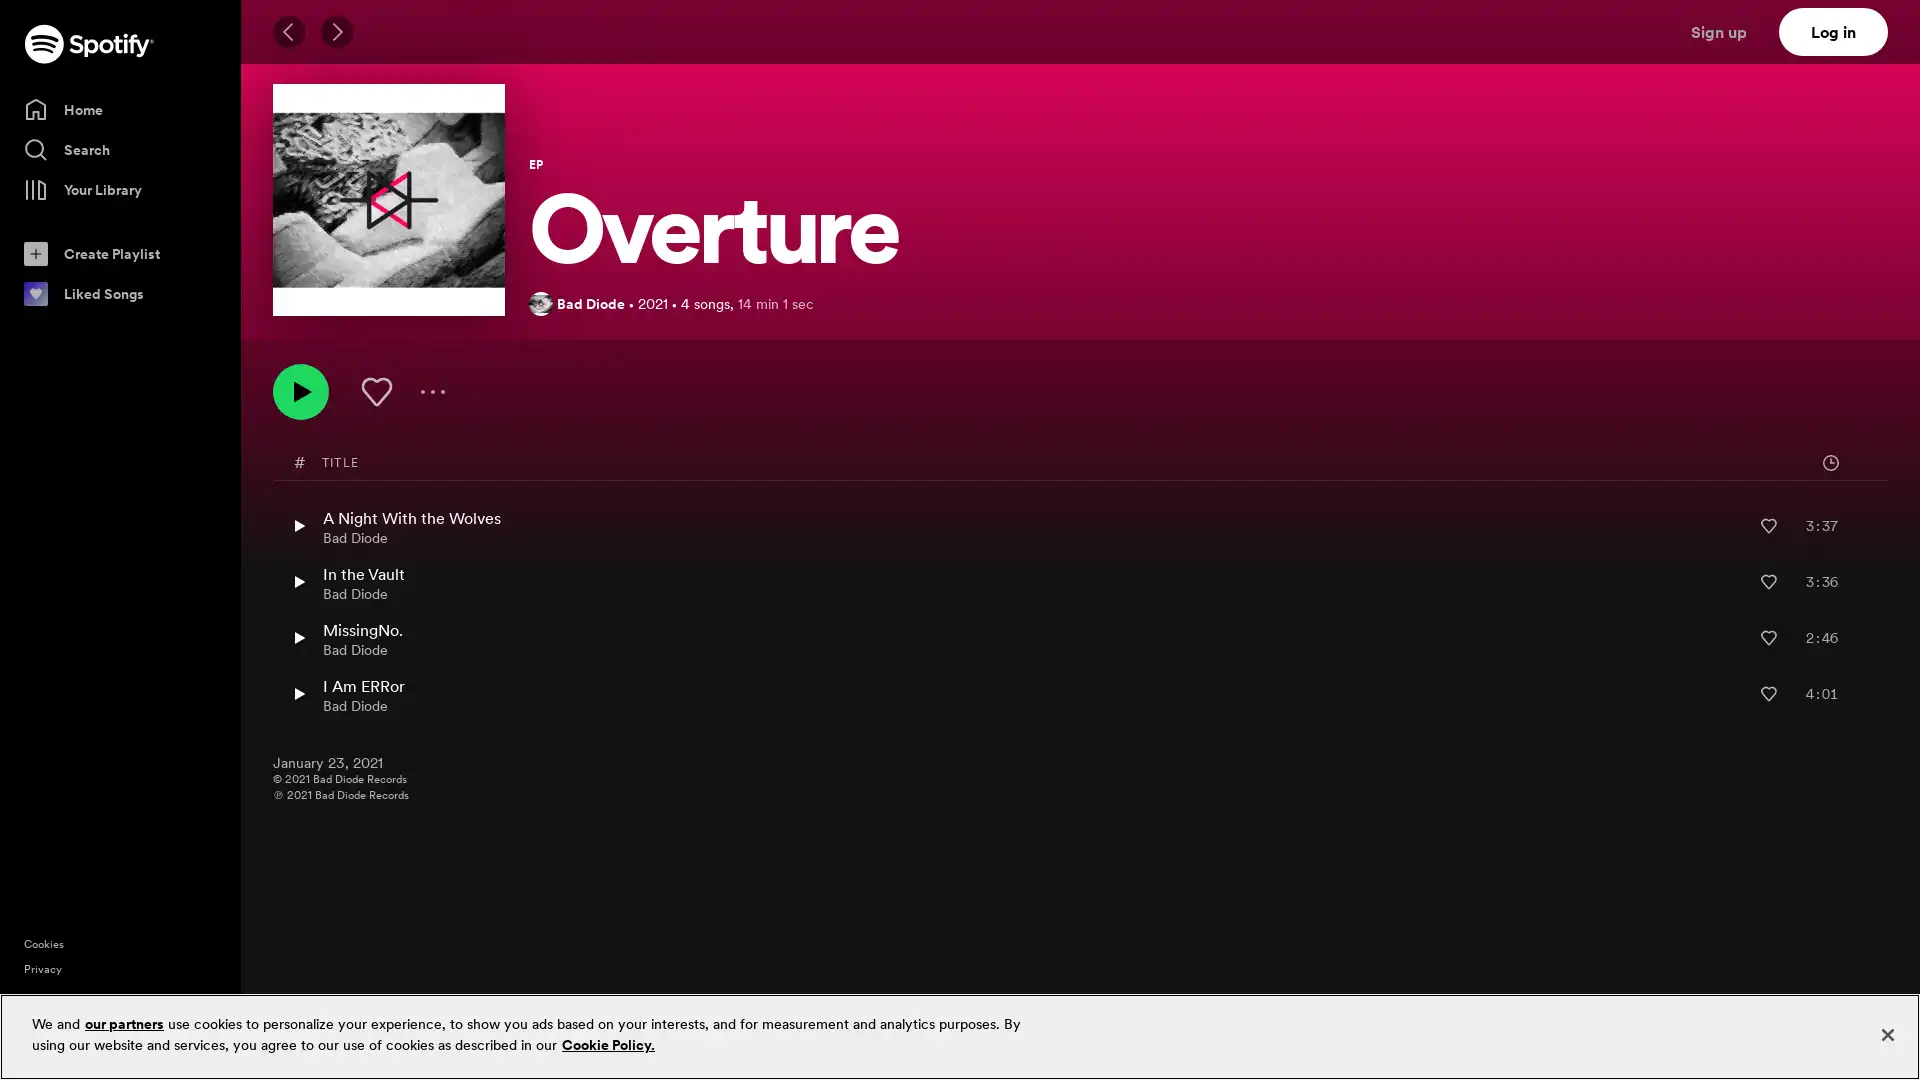 The image size is (1920, 1080). Describe the element at coordinates (1833, 31) in the screenshot. I see `Log in` at that location.